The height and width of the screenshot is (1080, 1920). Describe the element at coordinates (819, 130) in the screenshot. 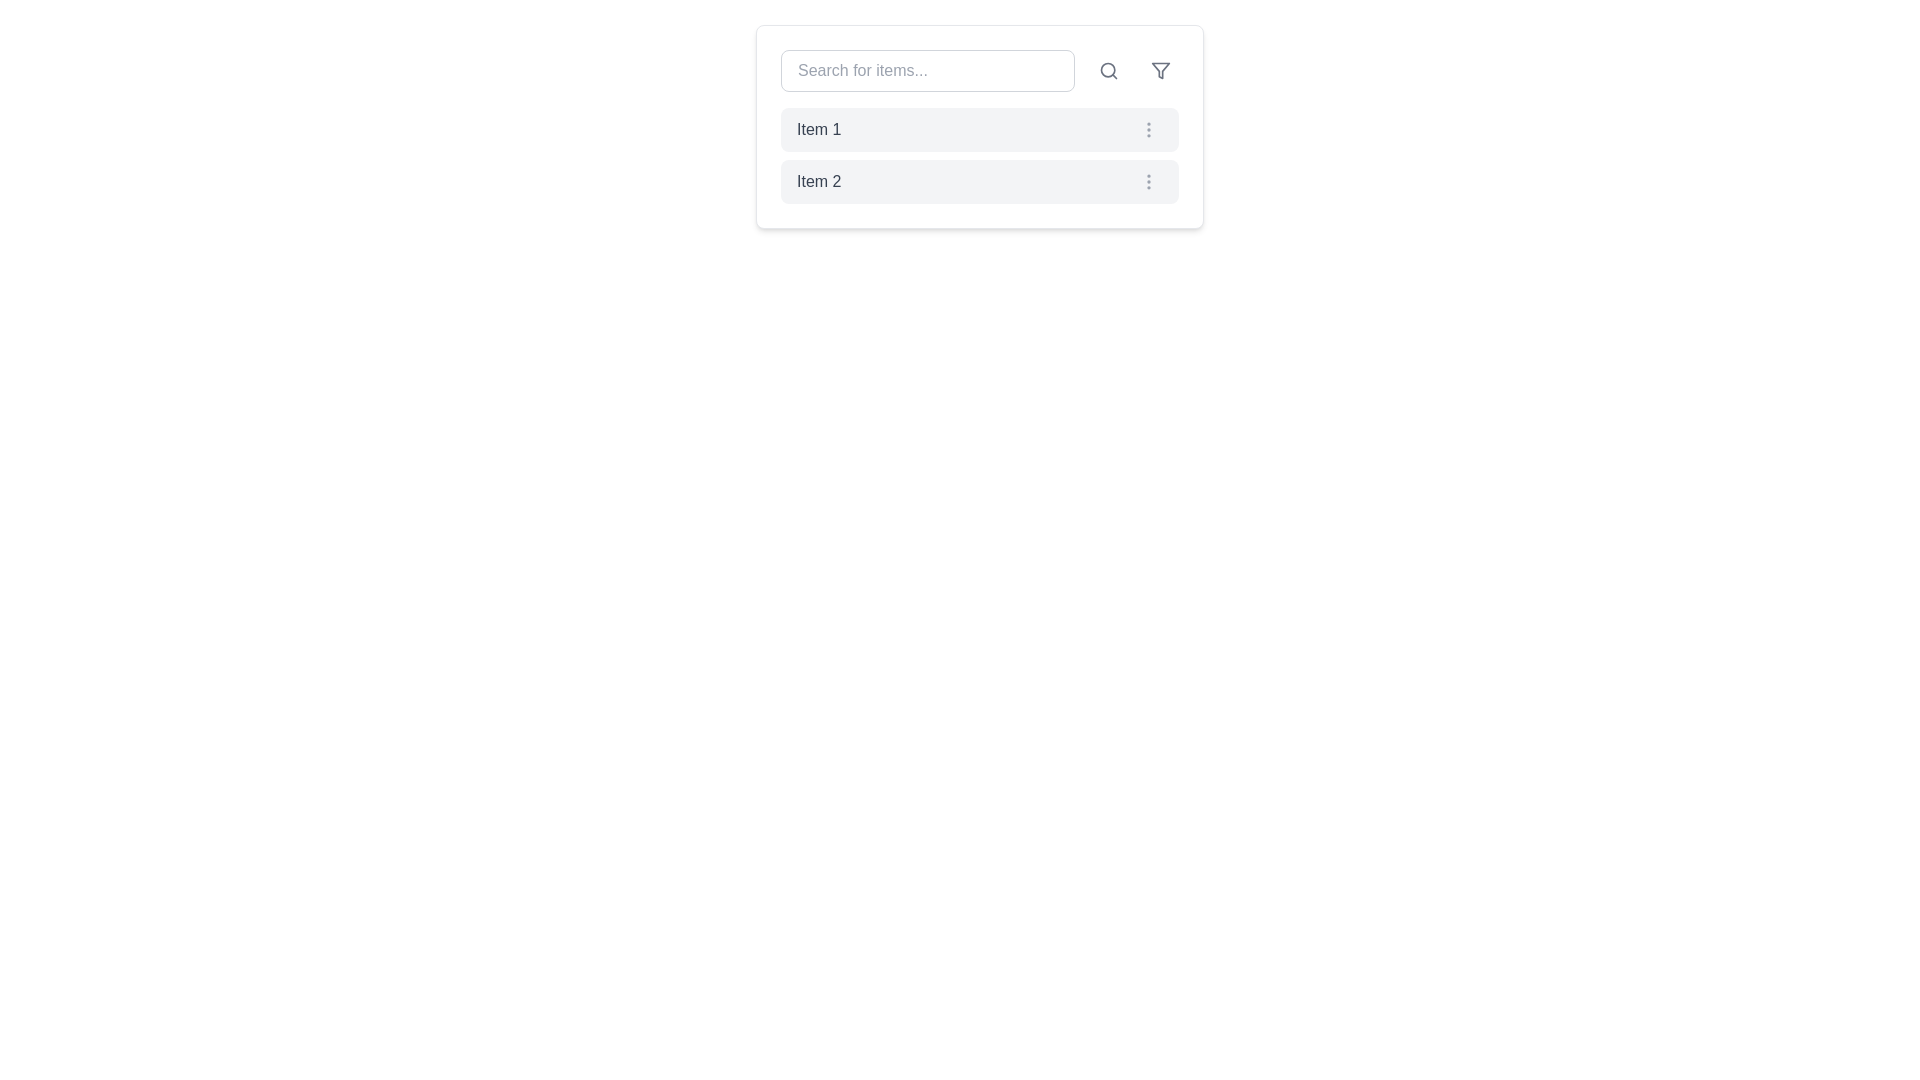

I see `the 'Item 1' text label displayed in gray font, which is the first item in a list under a search bar and aligned with an ellipsis menu` at that location.